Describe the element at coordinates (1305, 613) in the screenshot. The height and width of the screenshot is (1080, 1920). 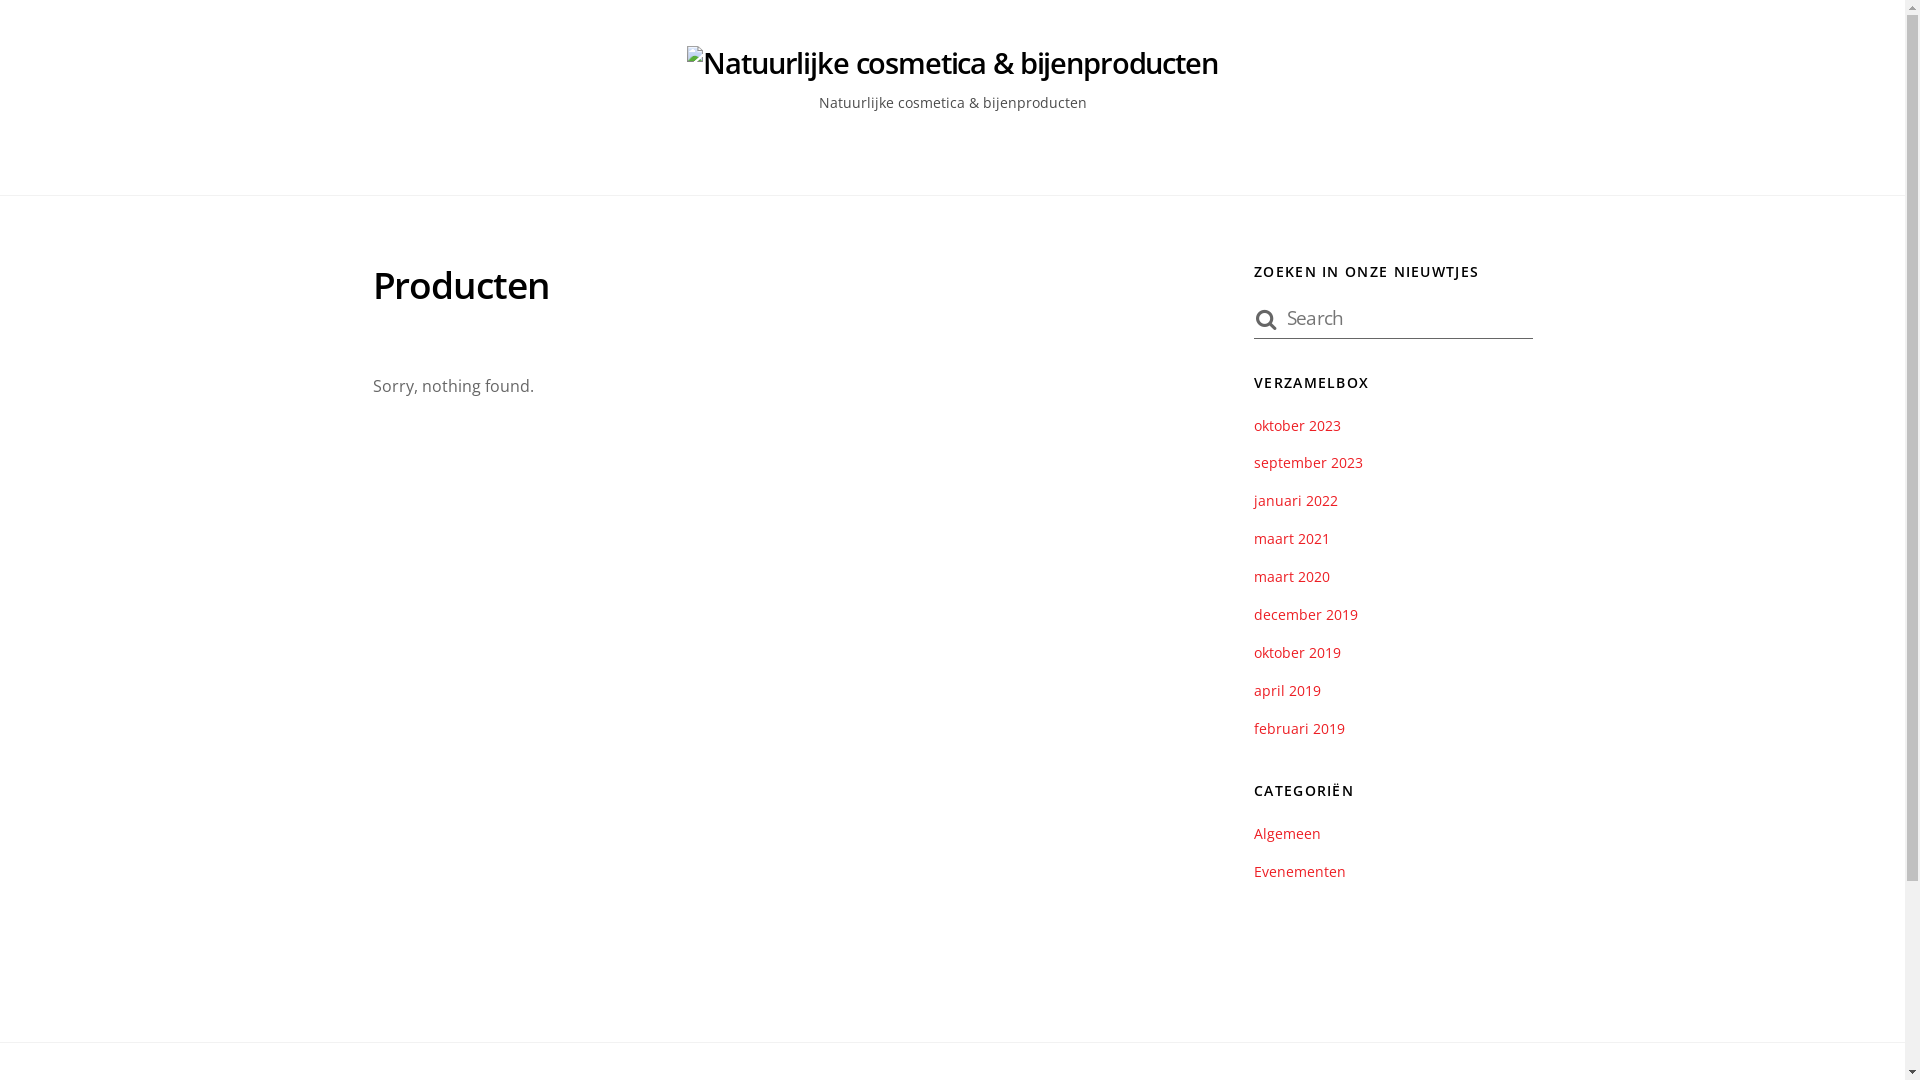
I see `'december 2019'` at that location.